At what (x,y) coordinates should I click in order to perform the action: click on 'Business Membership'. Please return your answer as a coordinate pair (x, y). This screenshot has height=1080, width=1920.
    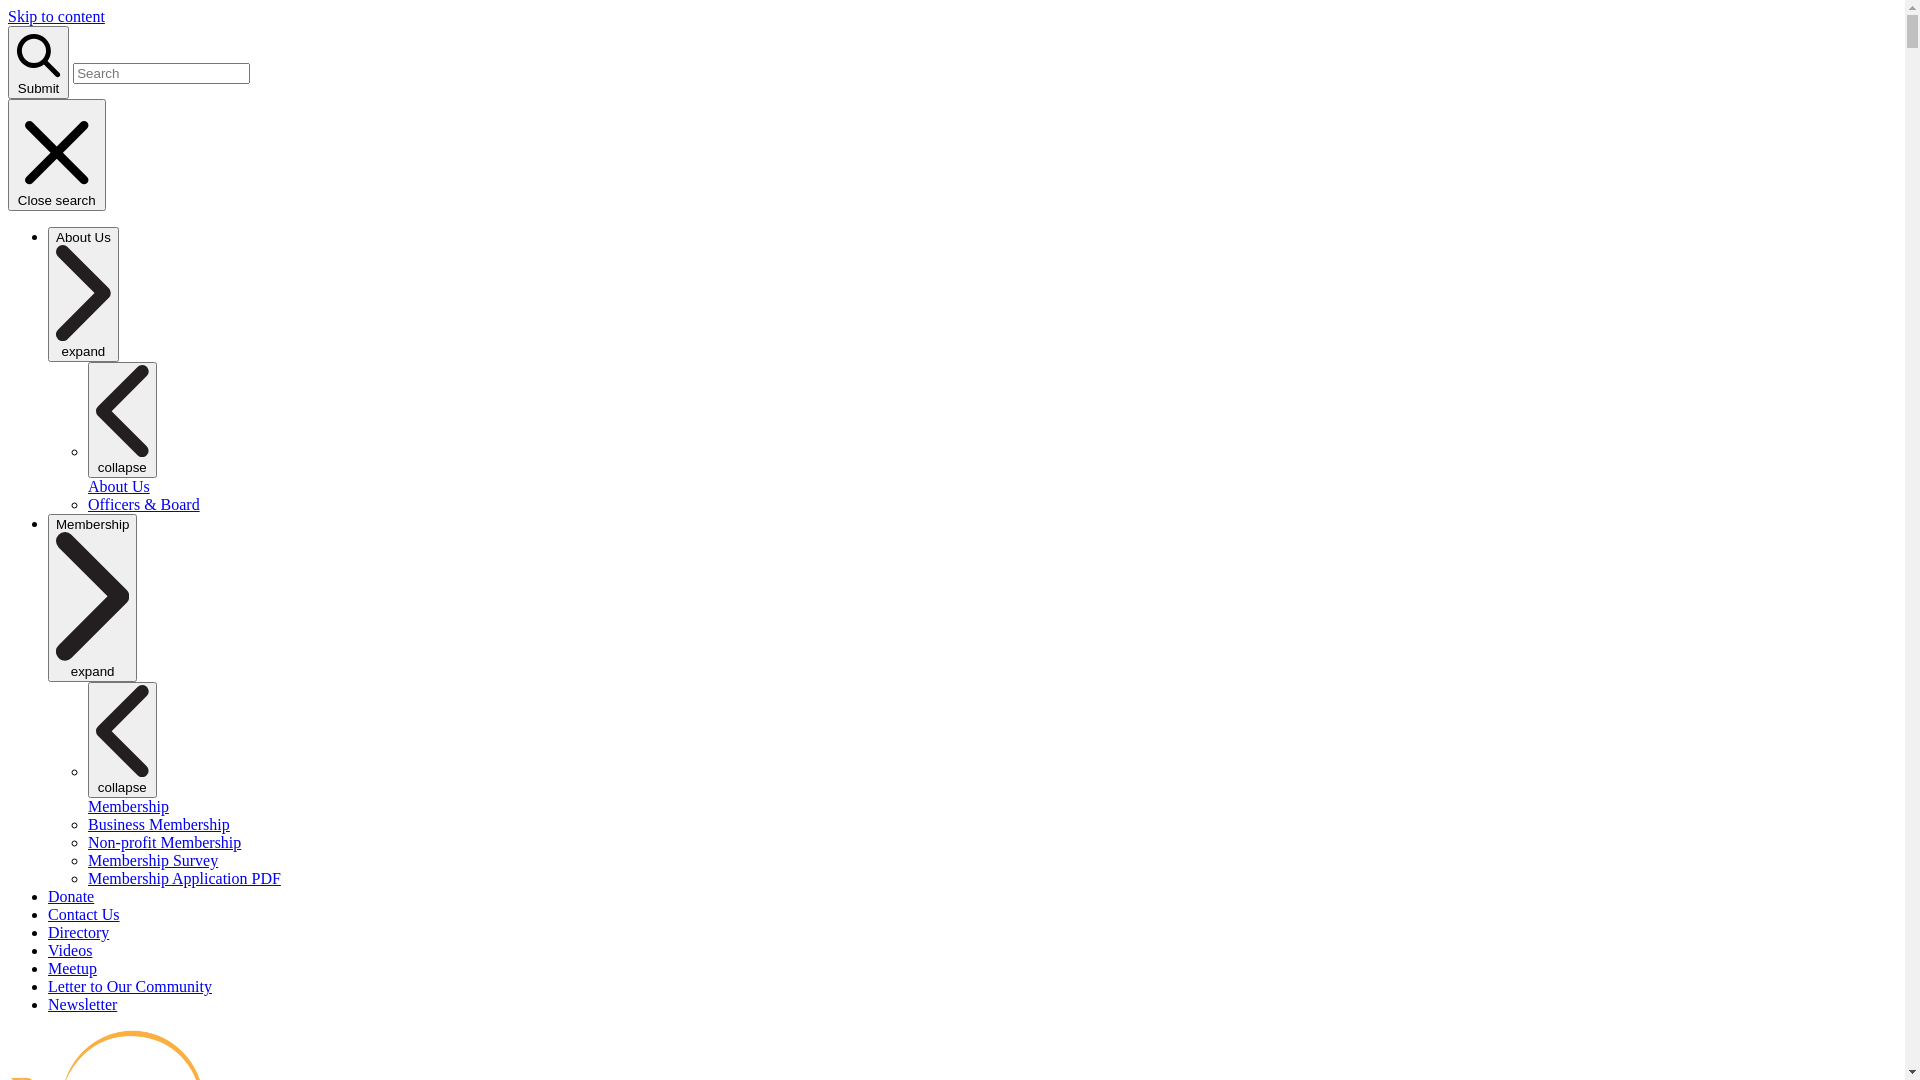
    Looking at the image, I should click on (157, 824).